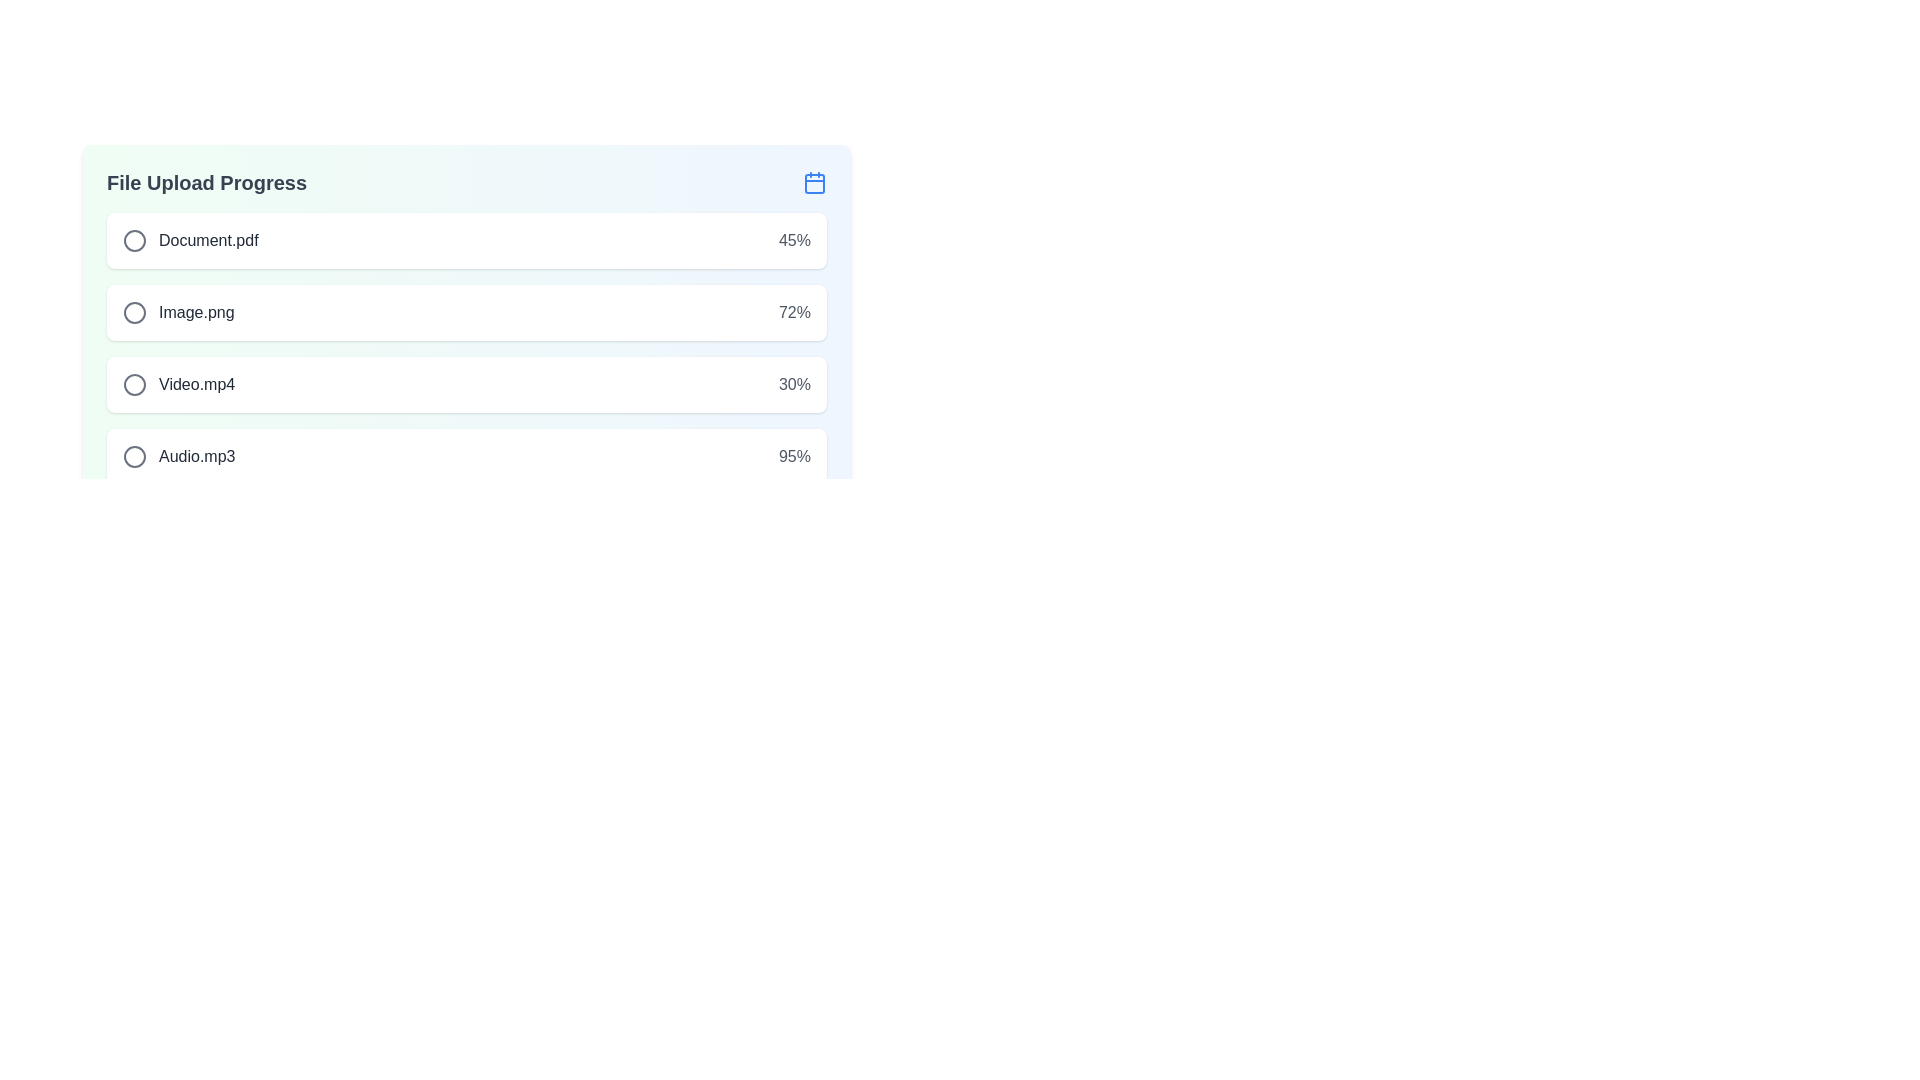 The height and width of the screenshot is (1080, 1920). Describe the element at coordinates (133, 456) in the screenshot. I see `the decorative status indicator icon located to the far left of the 'Audio.mp3' label in the file upload progress section` at that location.